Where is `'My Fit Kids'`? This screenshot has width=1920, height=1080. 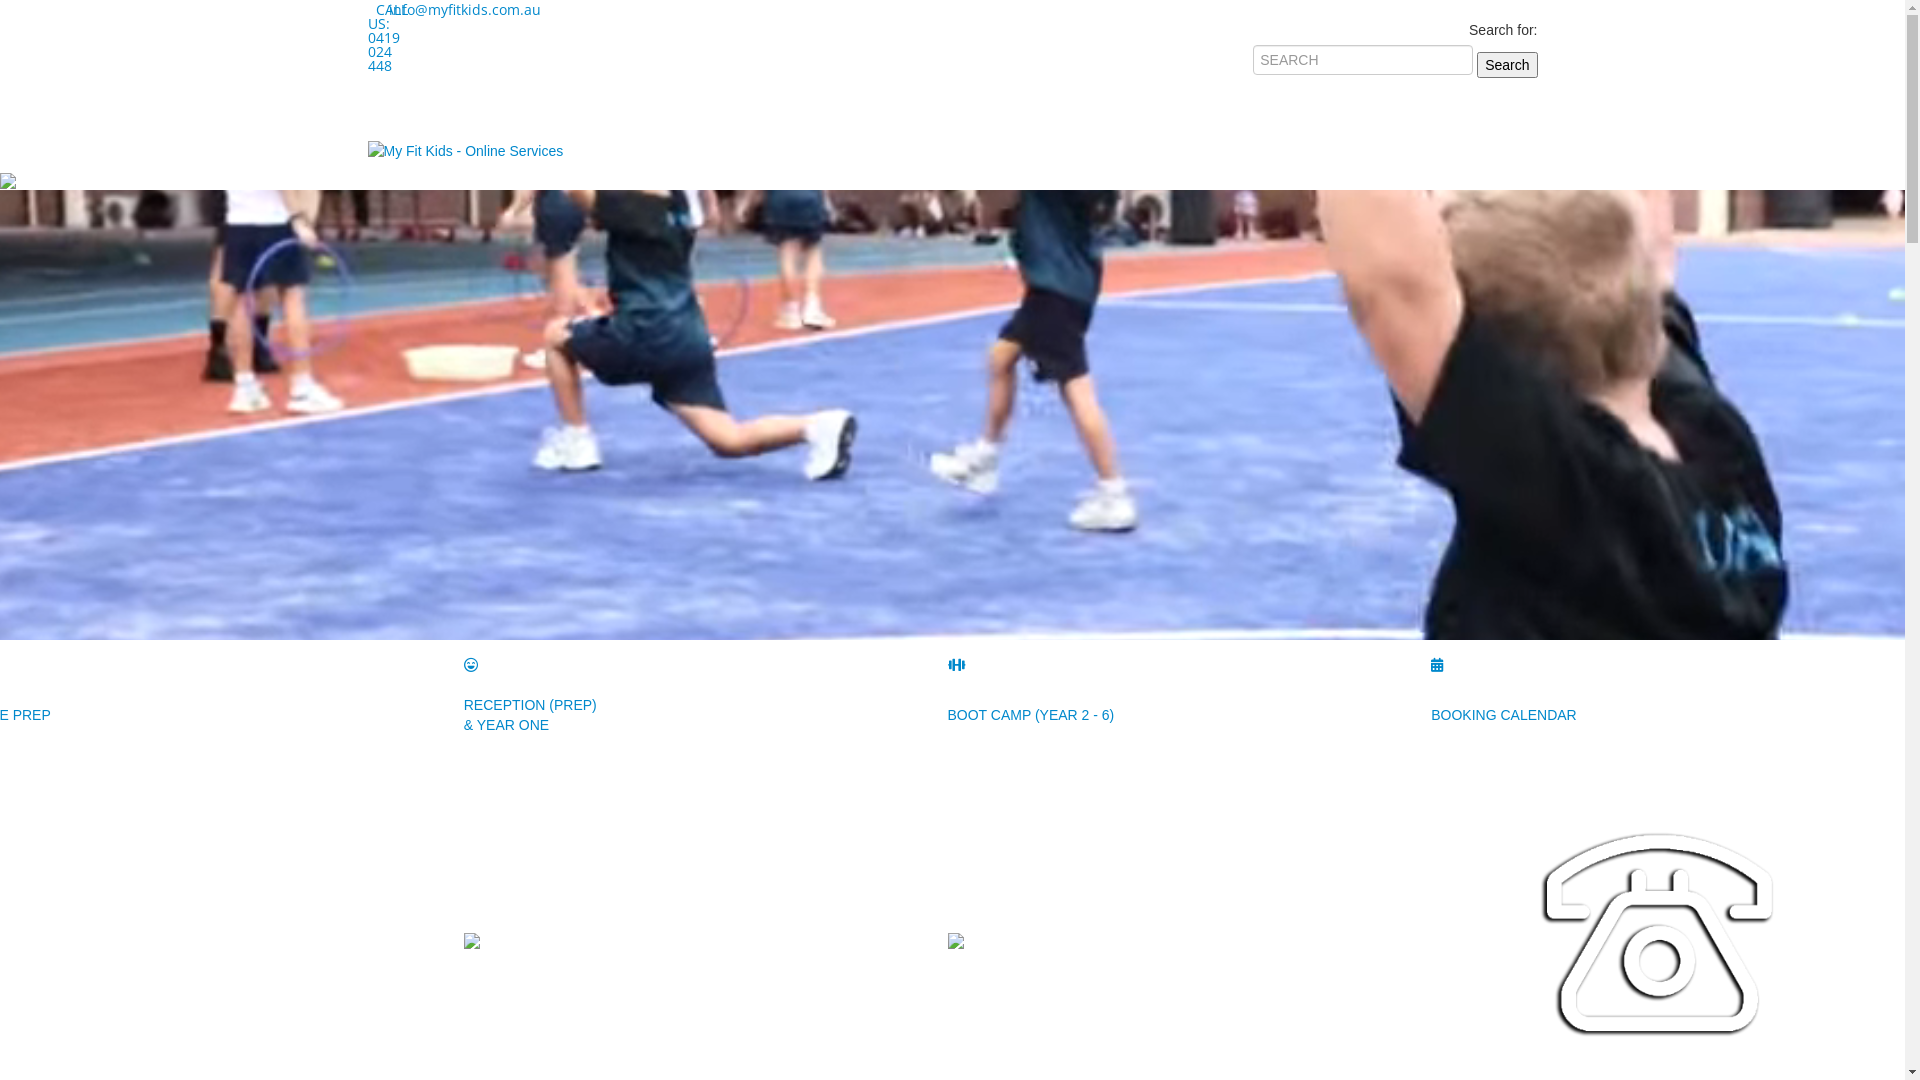 'My Fit Kids' is located at coordinates (368, 149).